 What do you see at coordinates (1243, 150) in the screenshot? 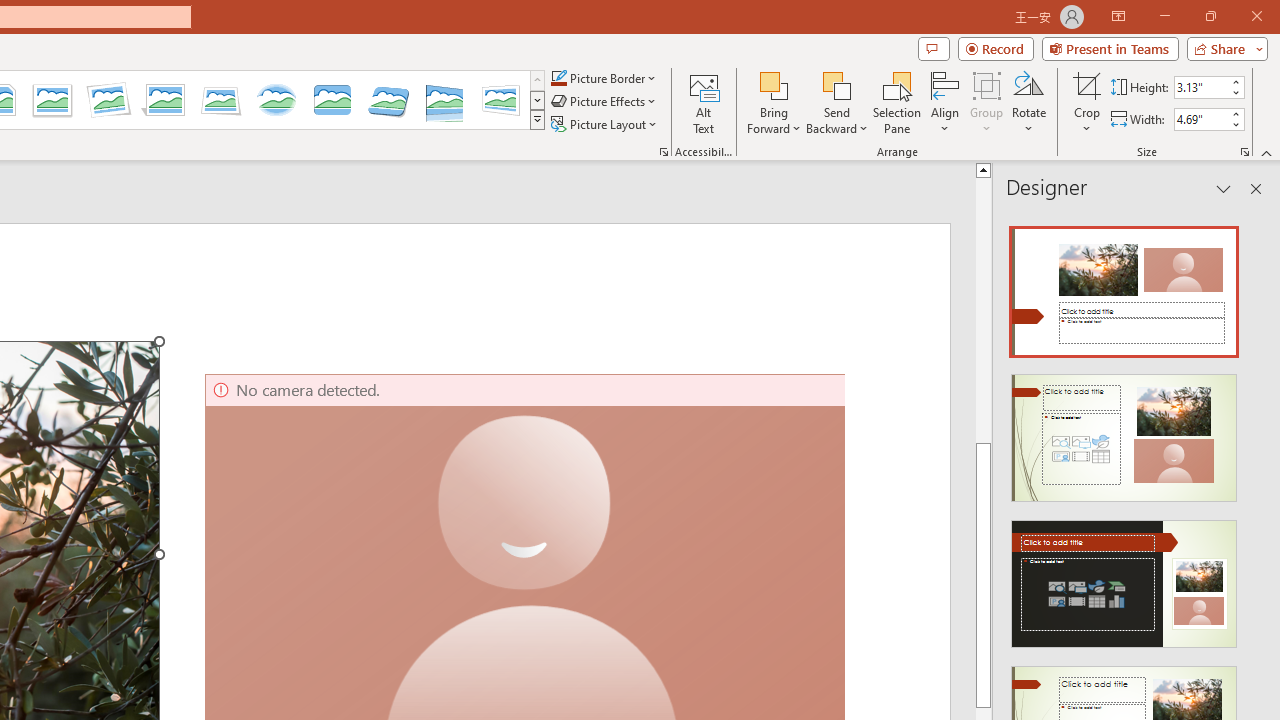
I see `'Size and Position...'` at bounding box center [1243, 150].